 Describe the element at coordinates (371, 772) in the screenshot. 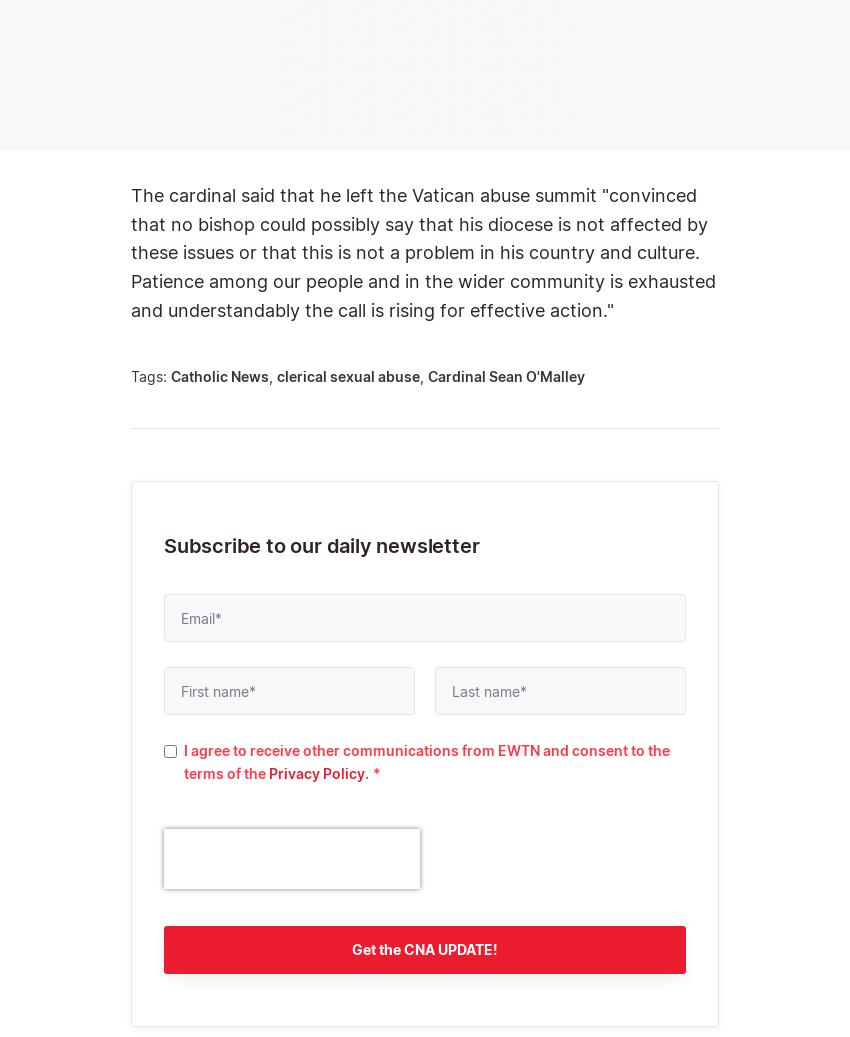

I see `'*'` at that location.